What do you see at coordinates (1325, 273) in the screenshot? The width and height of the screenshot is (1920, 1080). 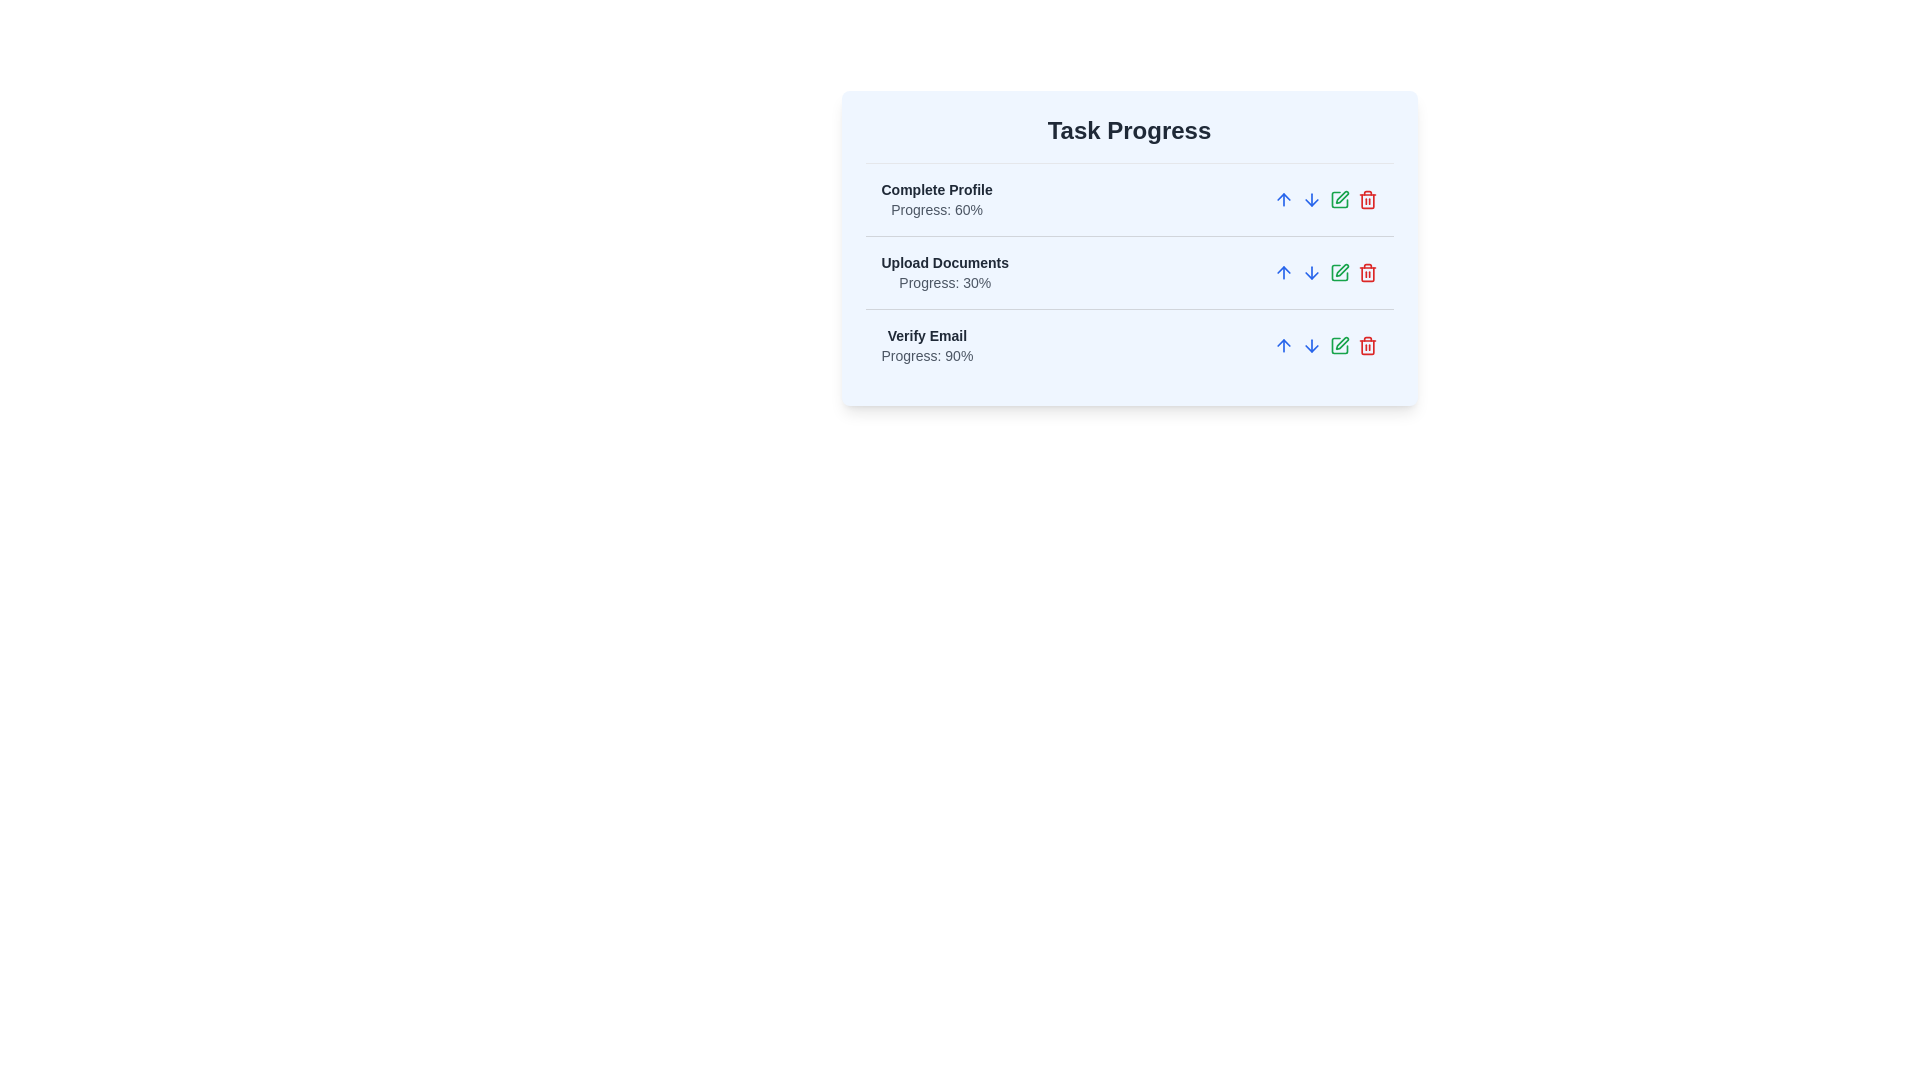 I see `the third interactive icon located to the right of the 'Upload Documents Progress: 30%' text` at bounding box center [1325, 273].